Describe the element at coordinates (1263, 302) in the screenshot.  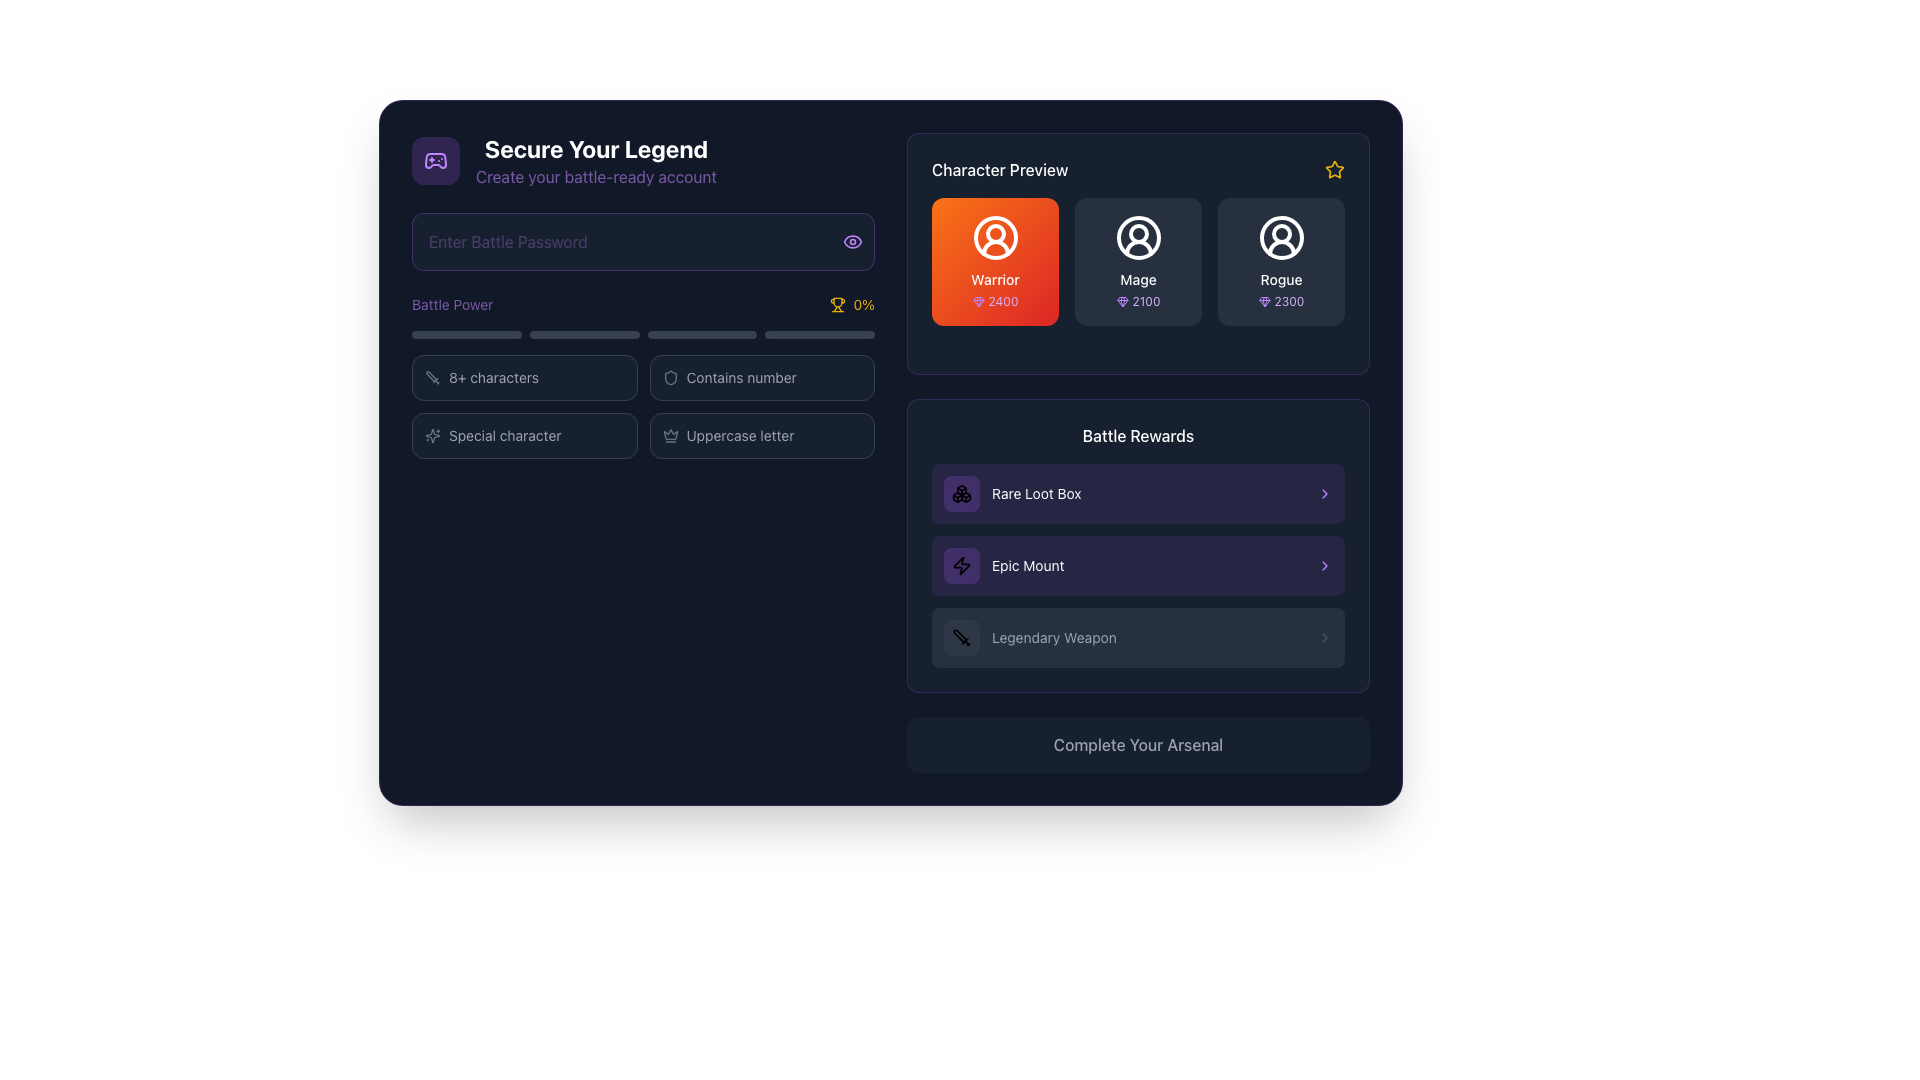
I see `the small purple gem-shaped vector graphic located adjacent to the star icon in the Character Preview section` at that location.